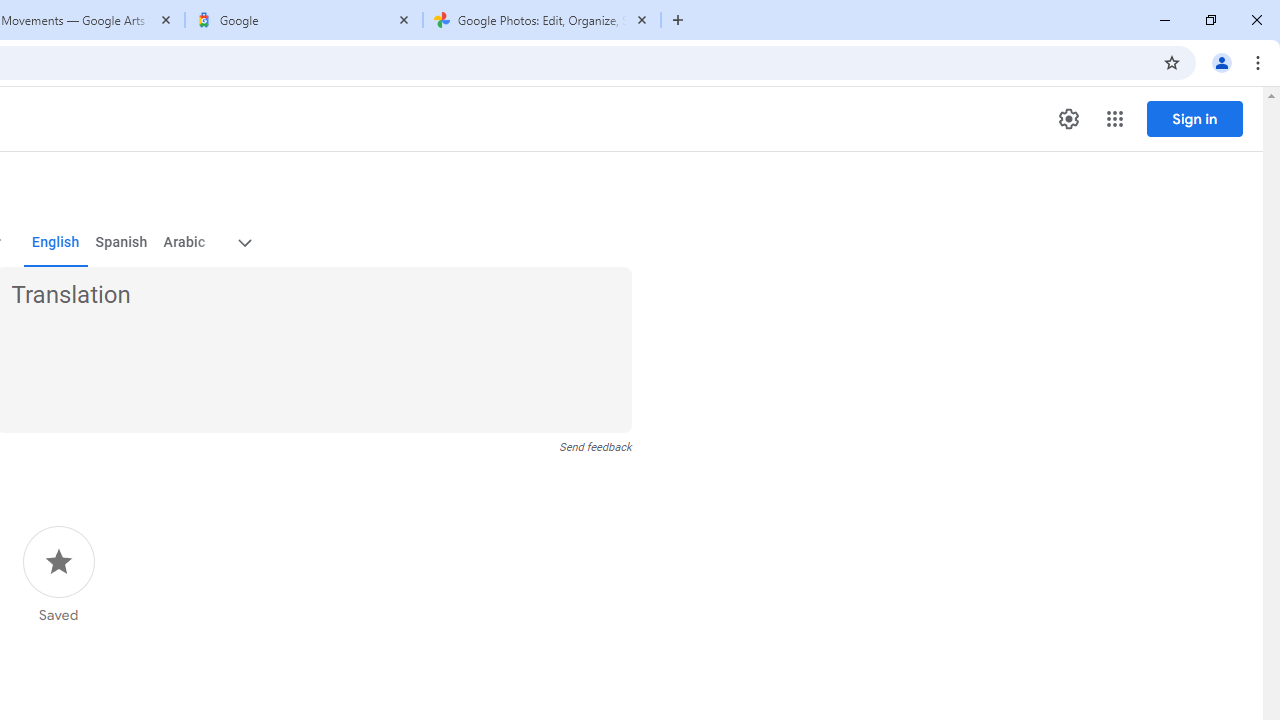 Image resolution: width=1280 pixels, height=720 pixels. What do you see at coordinates (58, 575) in the screenshot?
I see `'Saved'` at bounding box center [58, 575].